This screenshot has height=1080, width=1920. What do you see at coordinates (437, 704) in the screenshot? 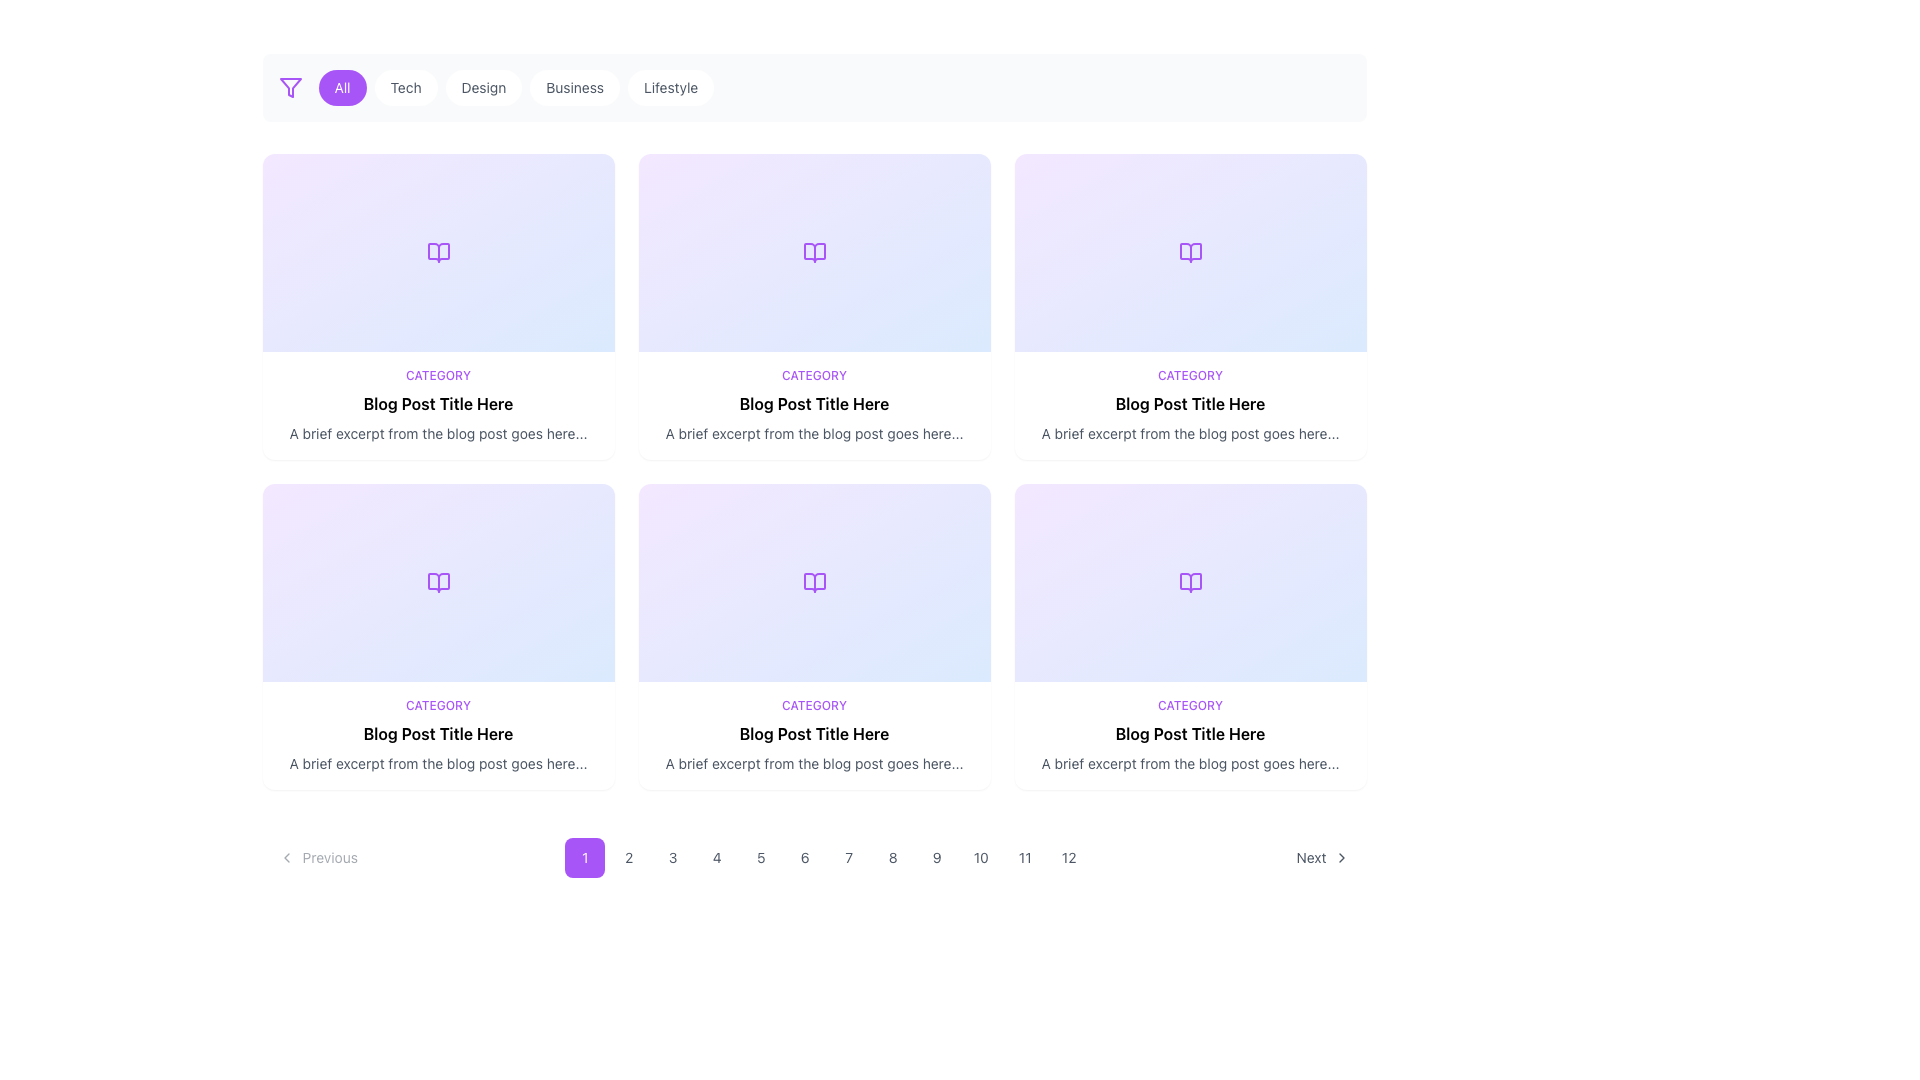
I see `the 'CATEGORY' label, which is a small piece of text in purple font, located at the top of the blog post preview panel, just above the post's title` at bounding box center [437, 704].